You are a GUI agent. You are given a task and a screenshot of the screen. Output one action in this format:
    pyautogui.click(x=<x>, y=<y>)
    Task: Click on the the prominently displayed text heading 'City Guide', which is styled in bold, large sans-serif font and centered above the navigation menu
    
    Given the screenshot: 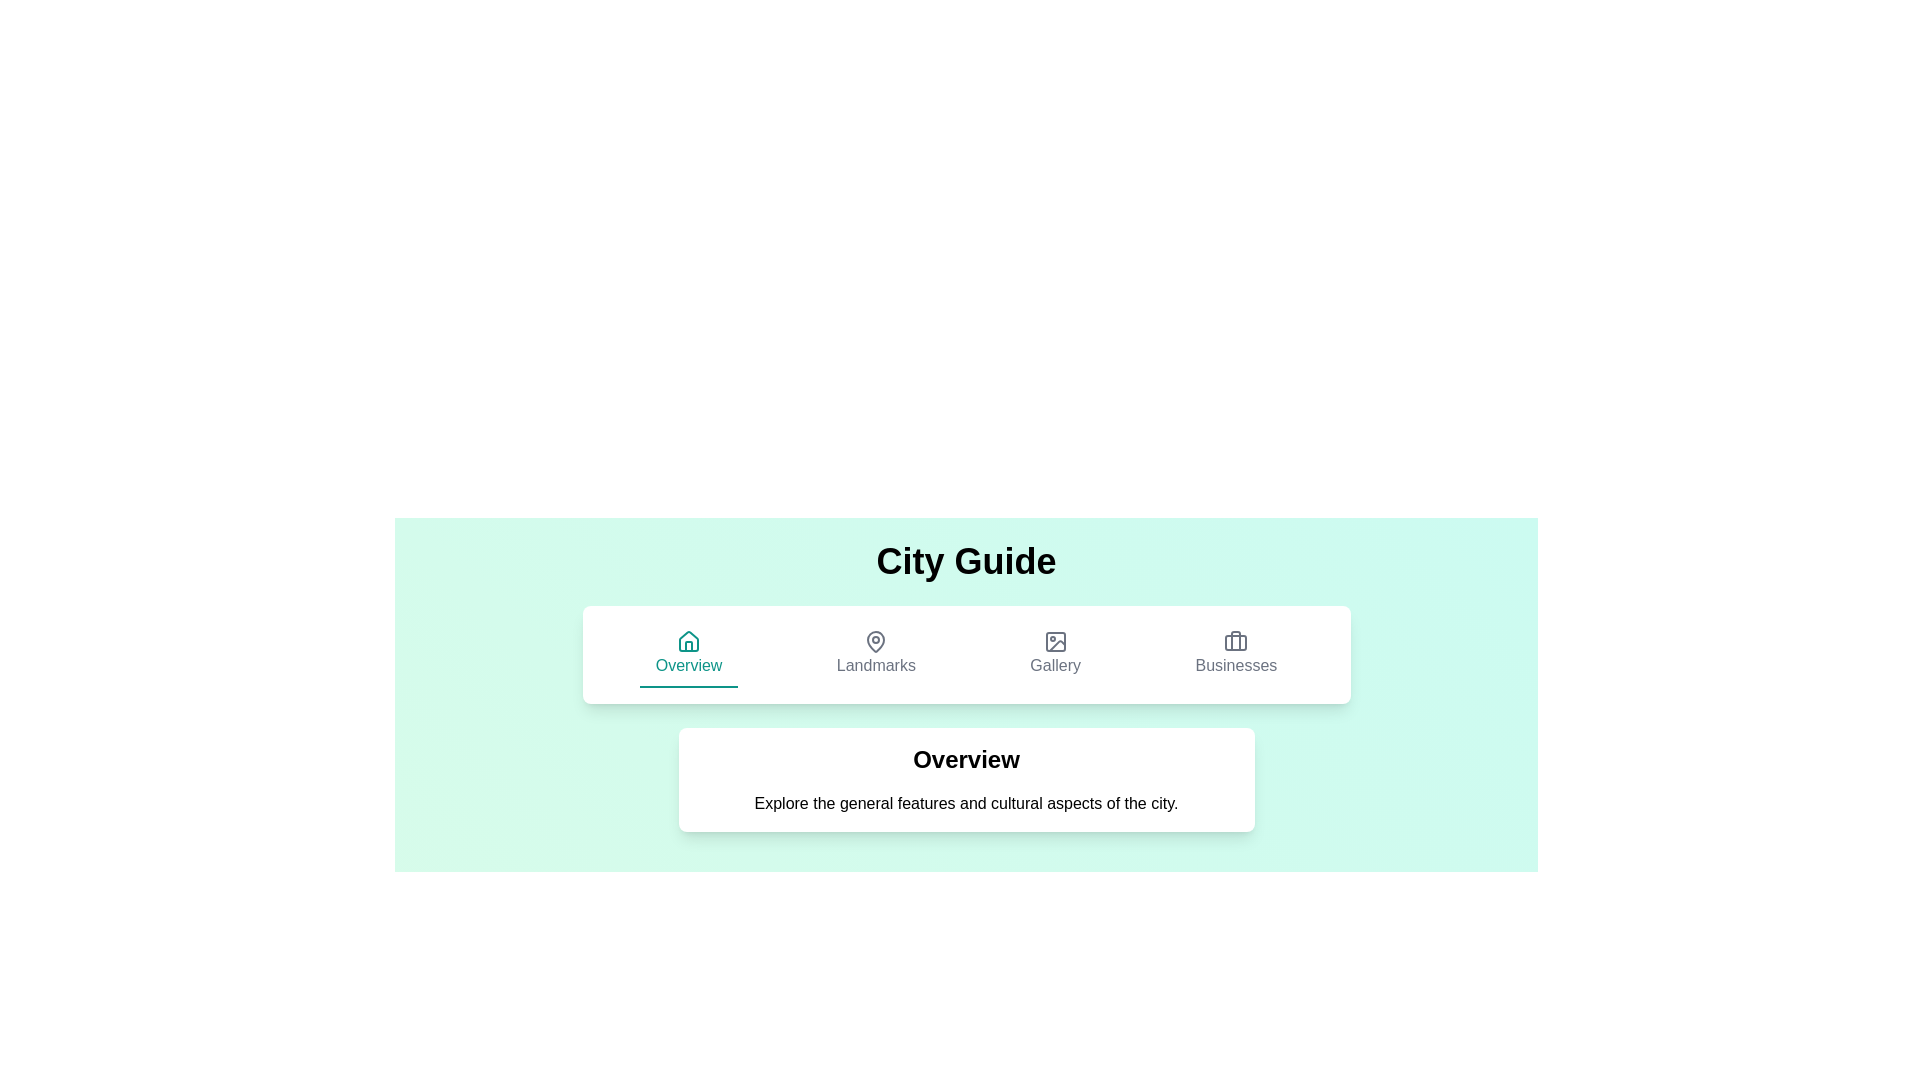 What is the action you would take?
    pyautogui.click(x=966, y=562)
    